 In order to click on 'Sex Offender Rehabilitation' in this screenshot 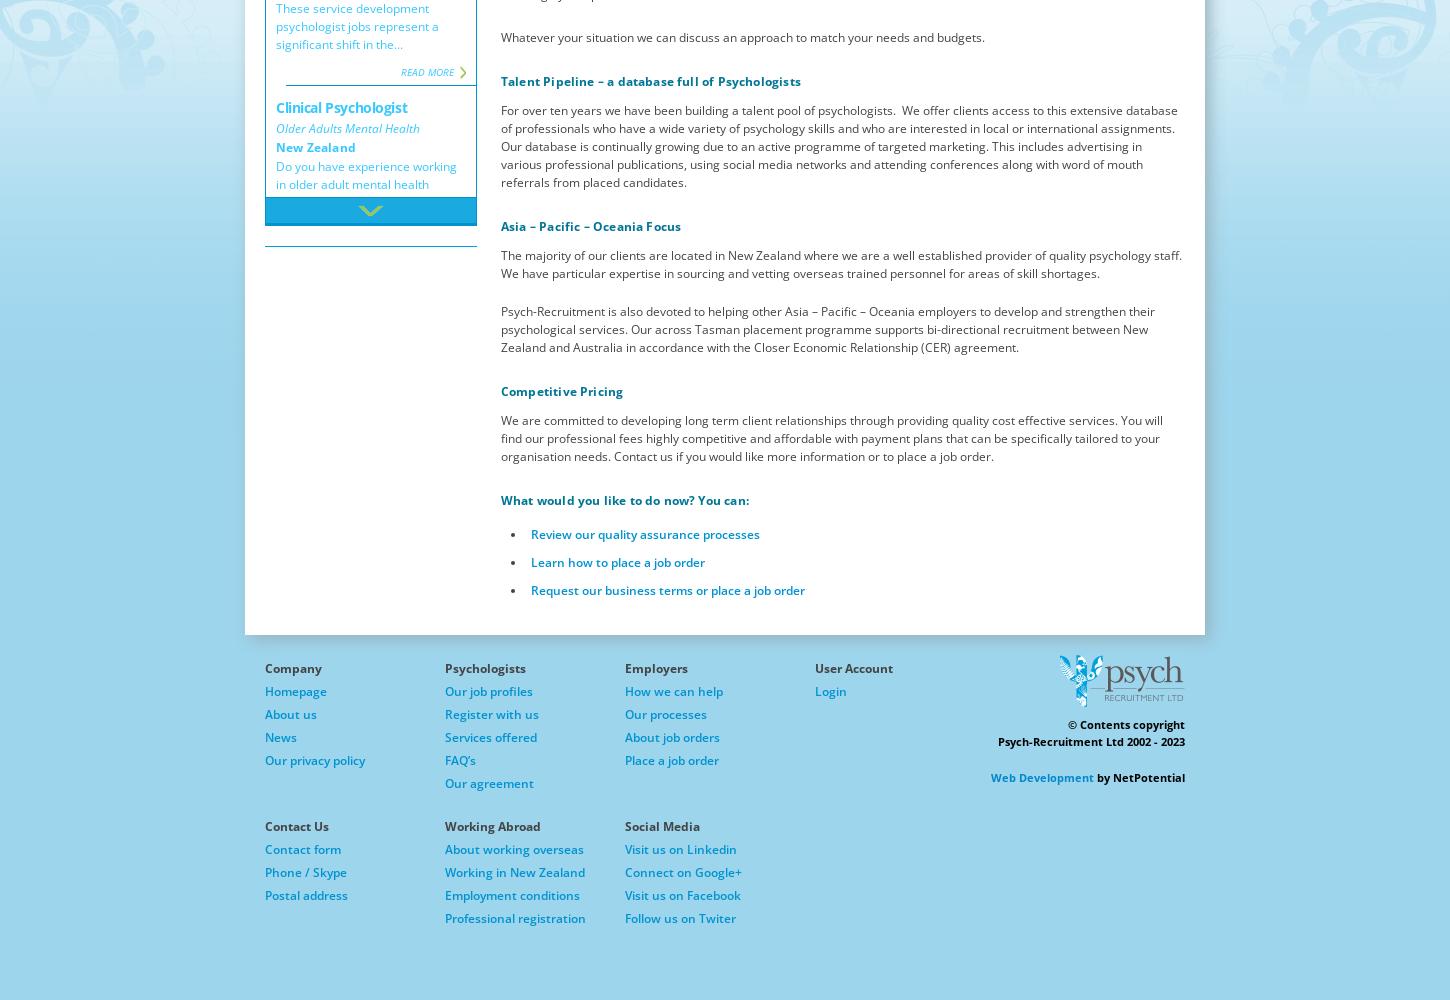, I will do `click(275, 706)`.